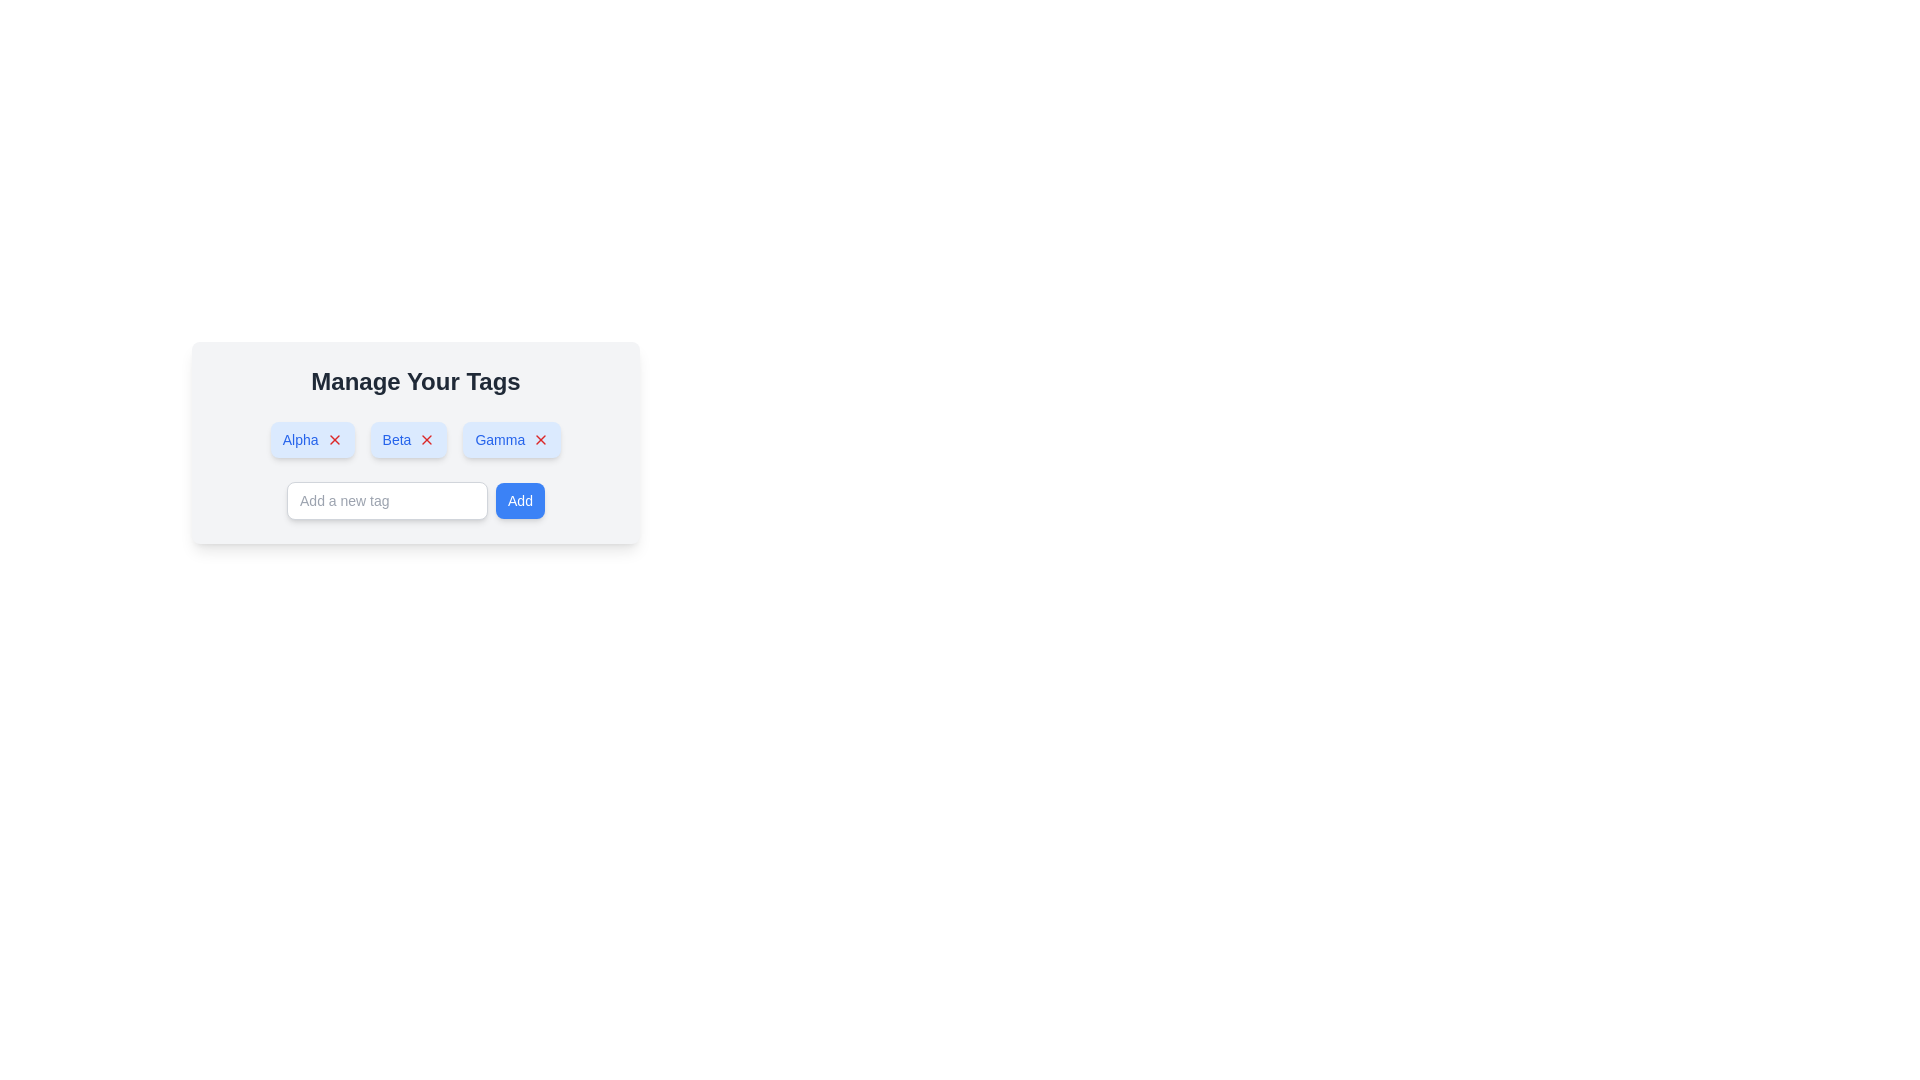  I want to click on the tag representation button labeled 'Alpha' with an associated 'X' icon for additional visual effect, so click(311, 438).